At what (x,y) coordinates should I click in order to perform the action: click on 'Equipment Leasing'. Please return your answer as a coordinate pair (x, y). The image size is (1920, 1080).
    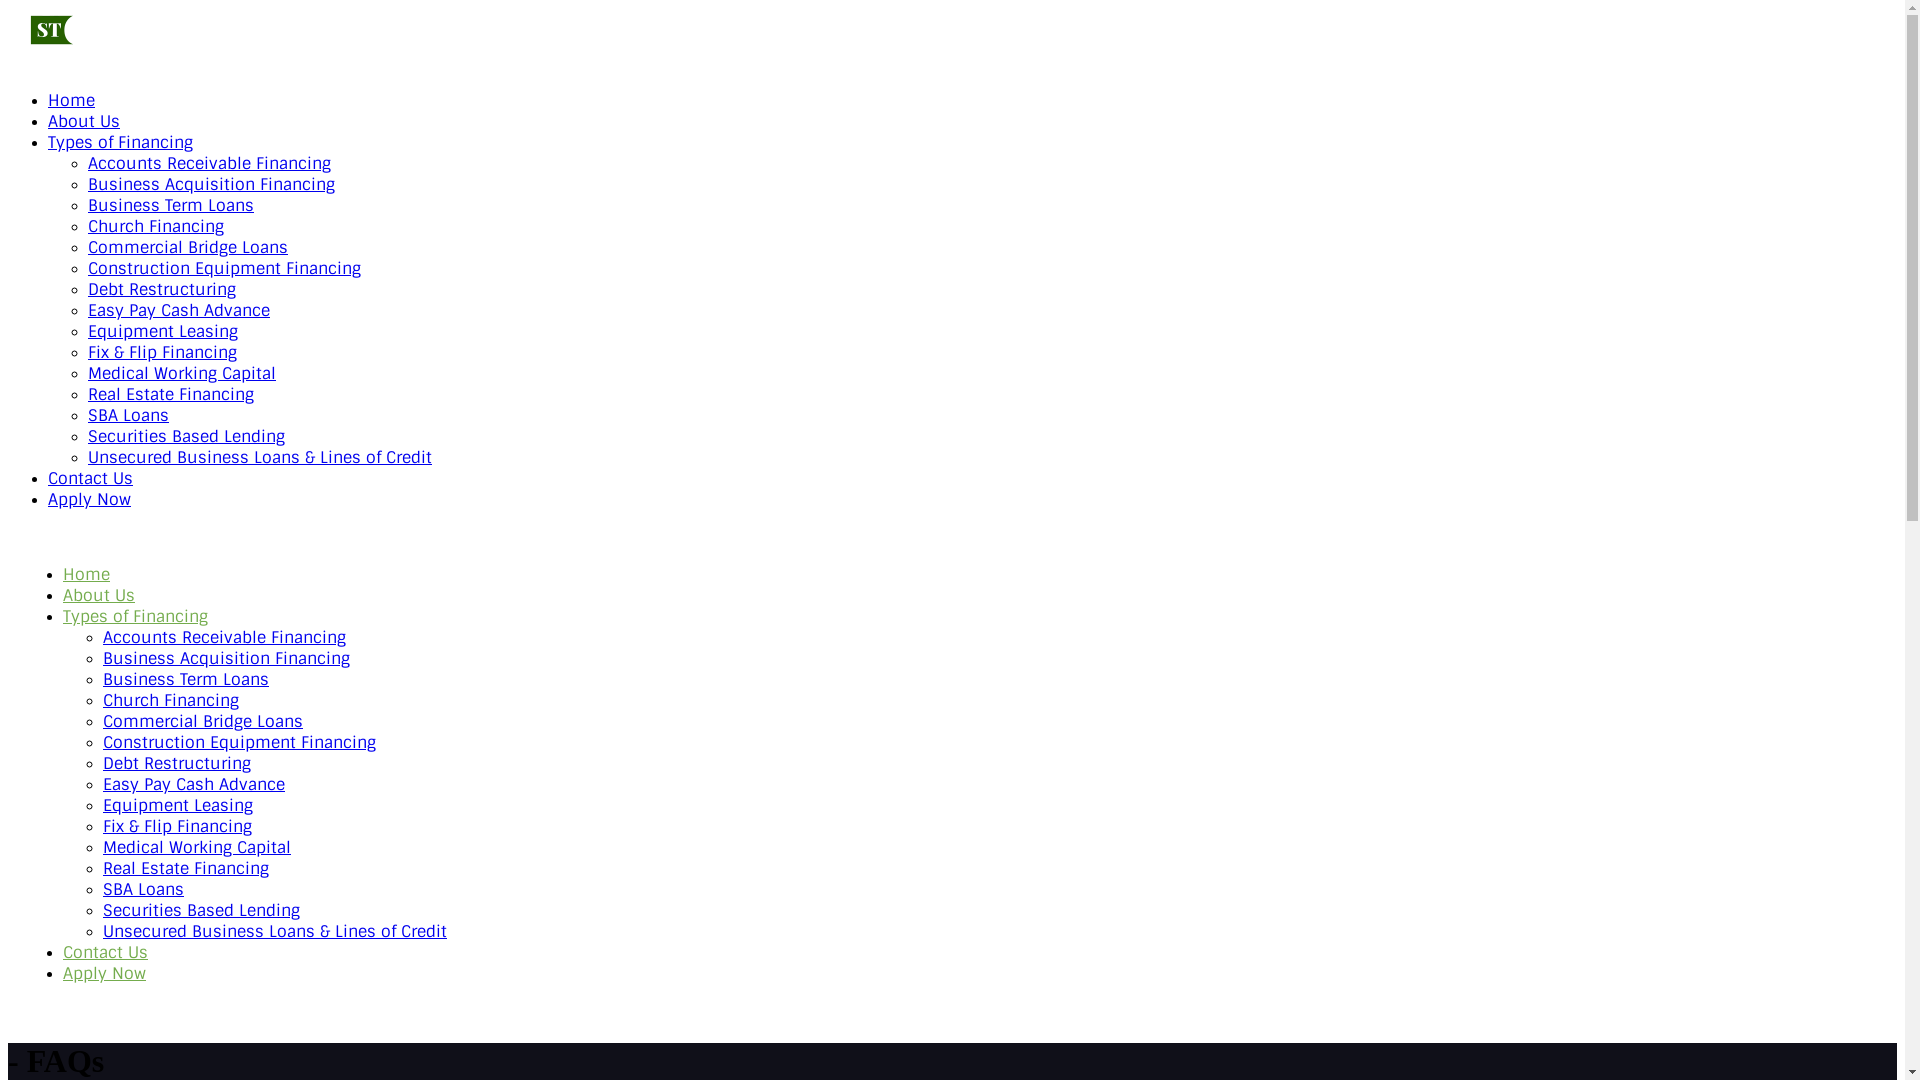
    Looking at the image, I should click on (177, 804).